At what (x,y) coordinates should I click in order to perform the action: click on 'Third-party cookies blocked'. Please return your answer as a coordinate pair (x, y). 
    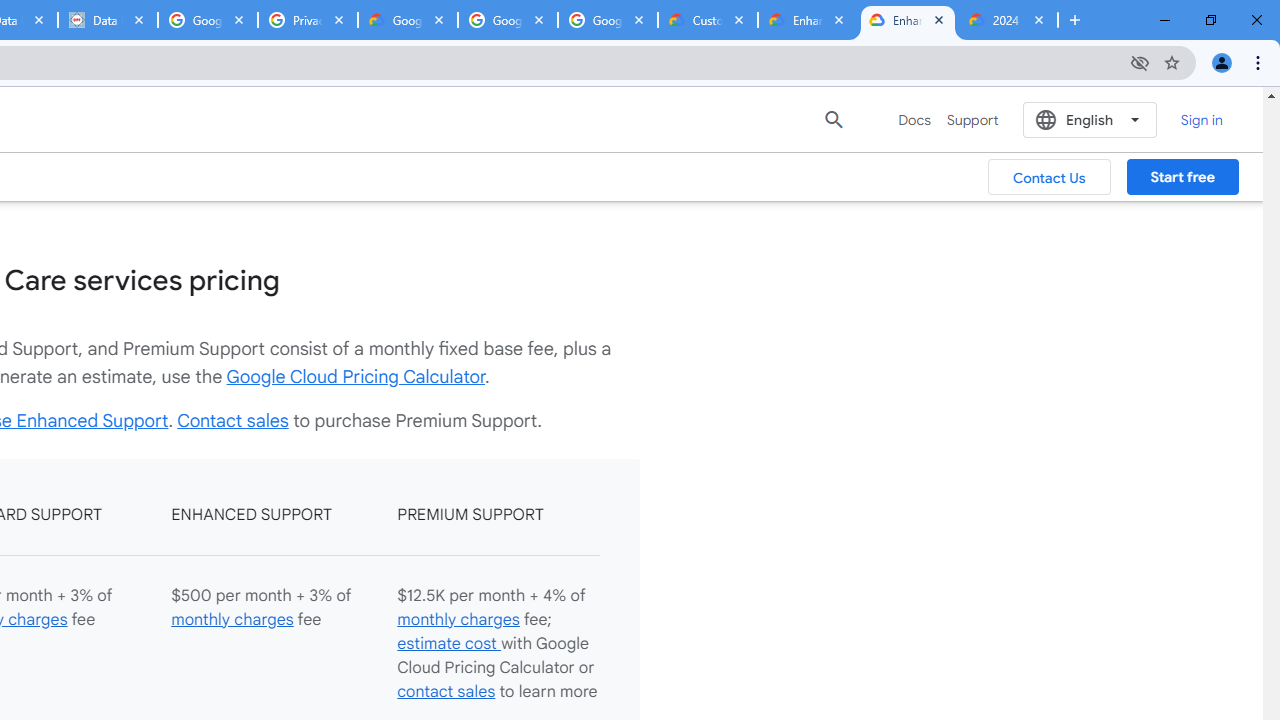
    Looking at the image, I should click on (1139, 61).